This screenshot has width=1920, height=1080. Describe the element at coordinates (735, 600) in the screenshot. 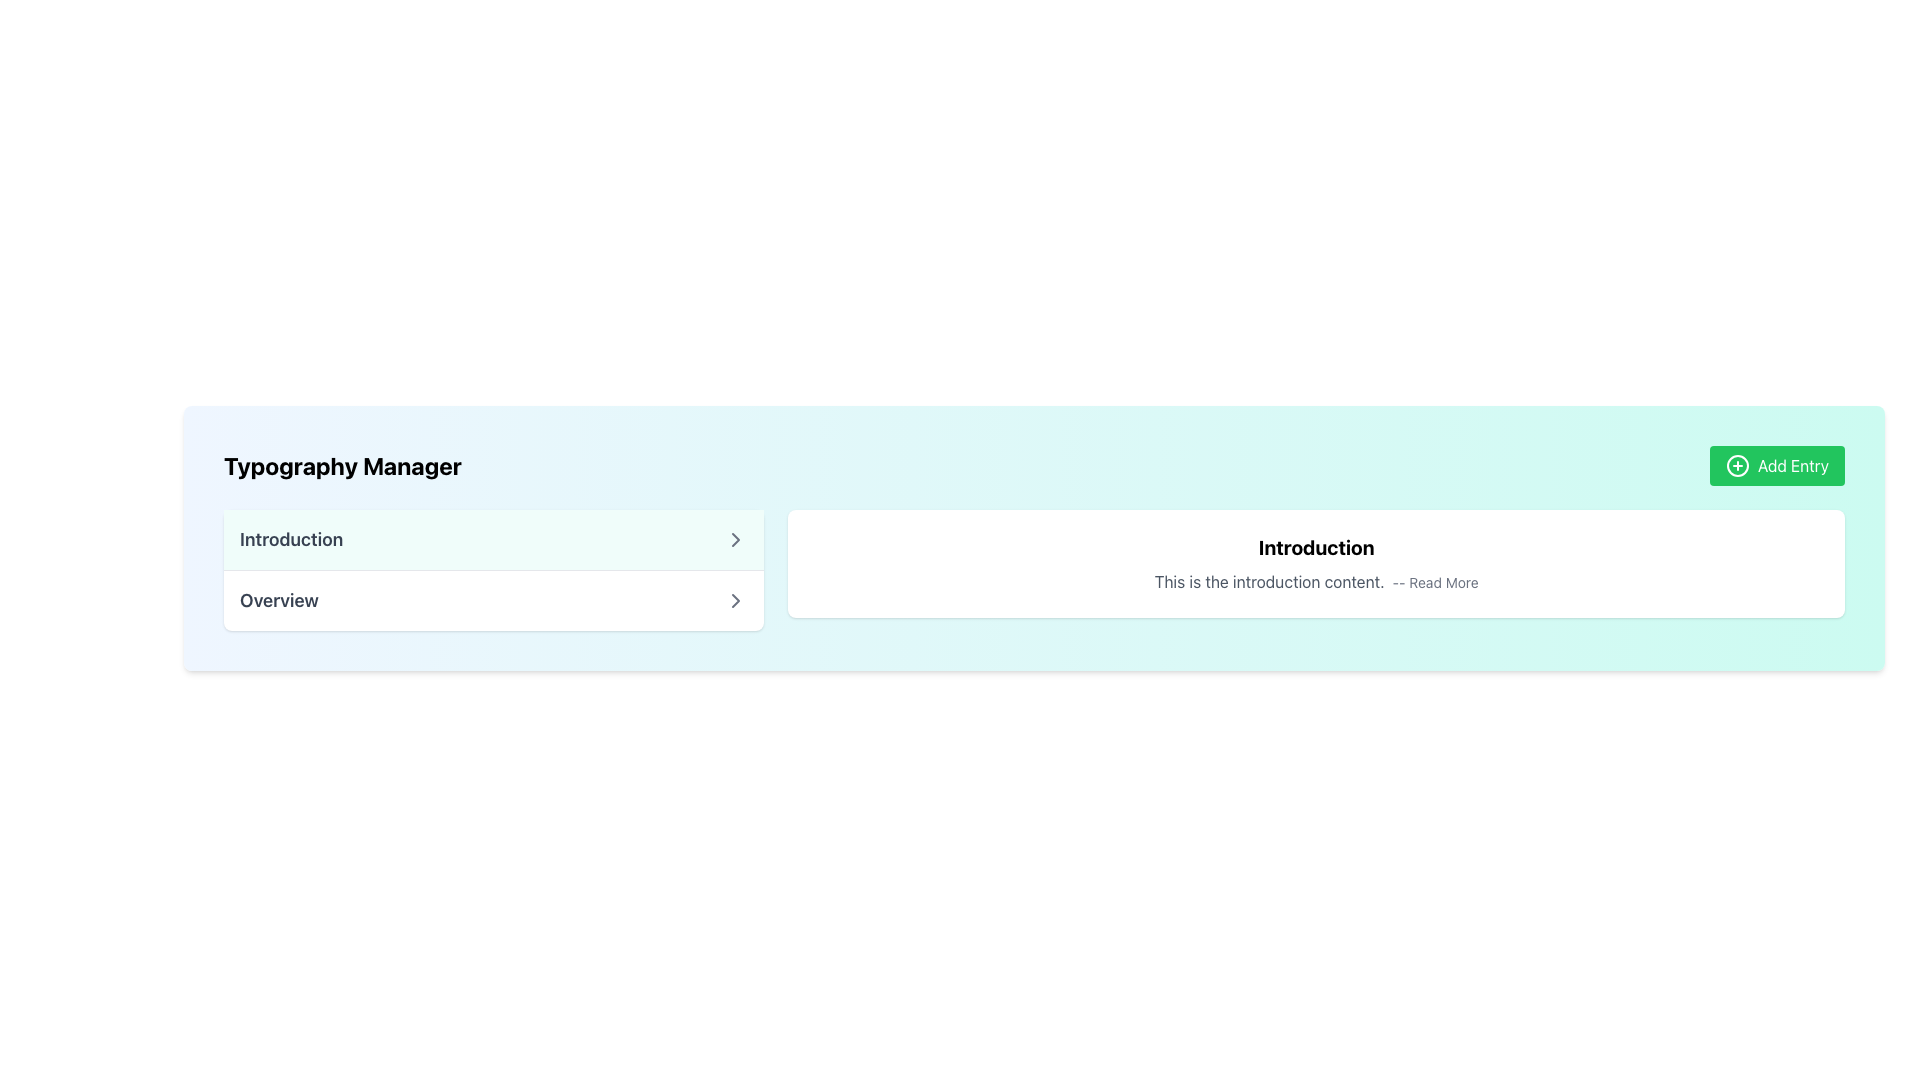

I see `the icon located at the far-right end of the 'Overview' row` at that location.